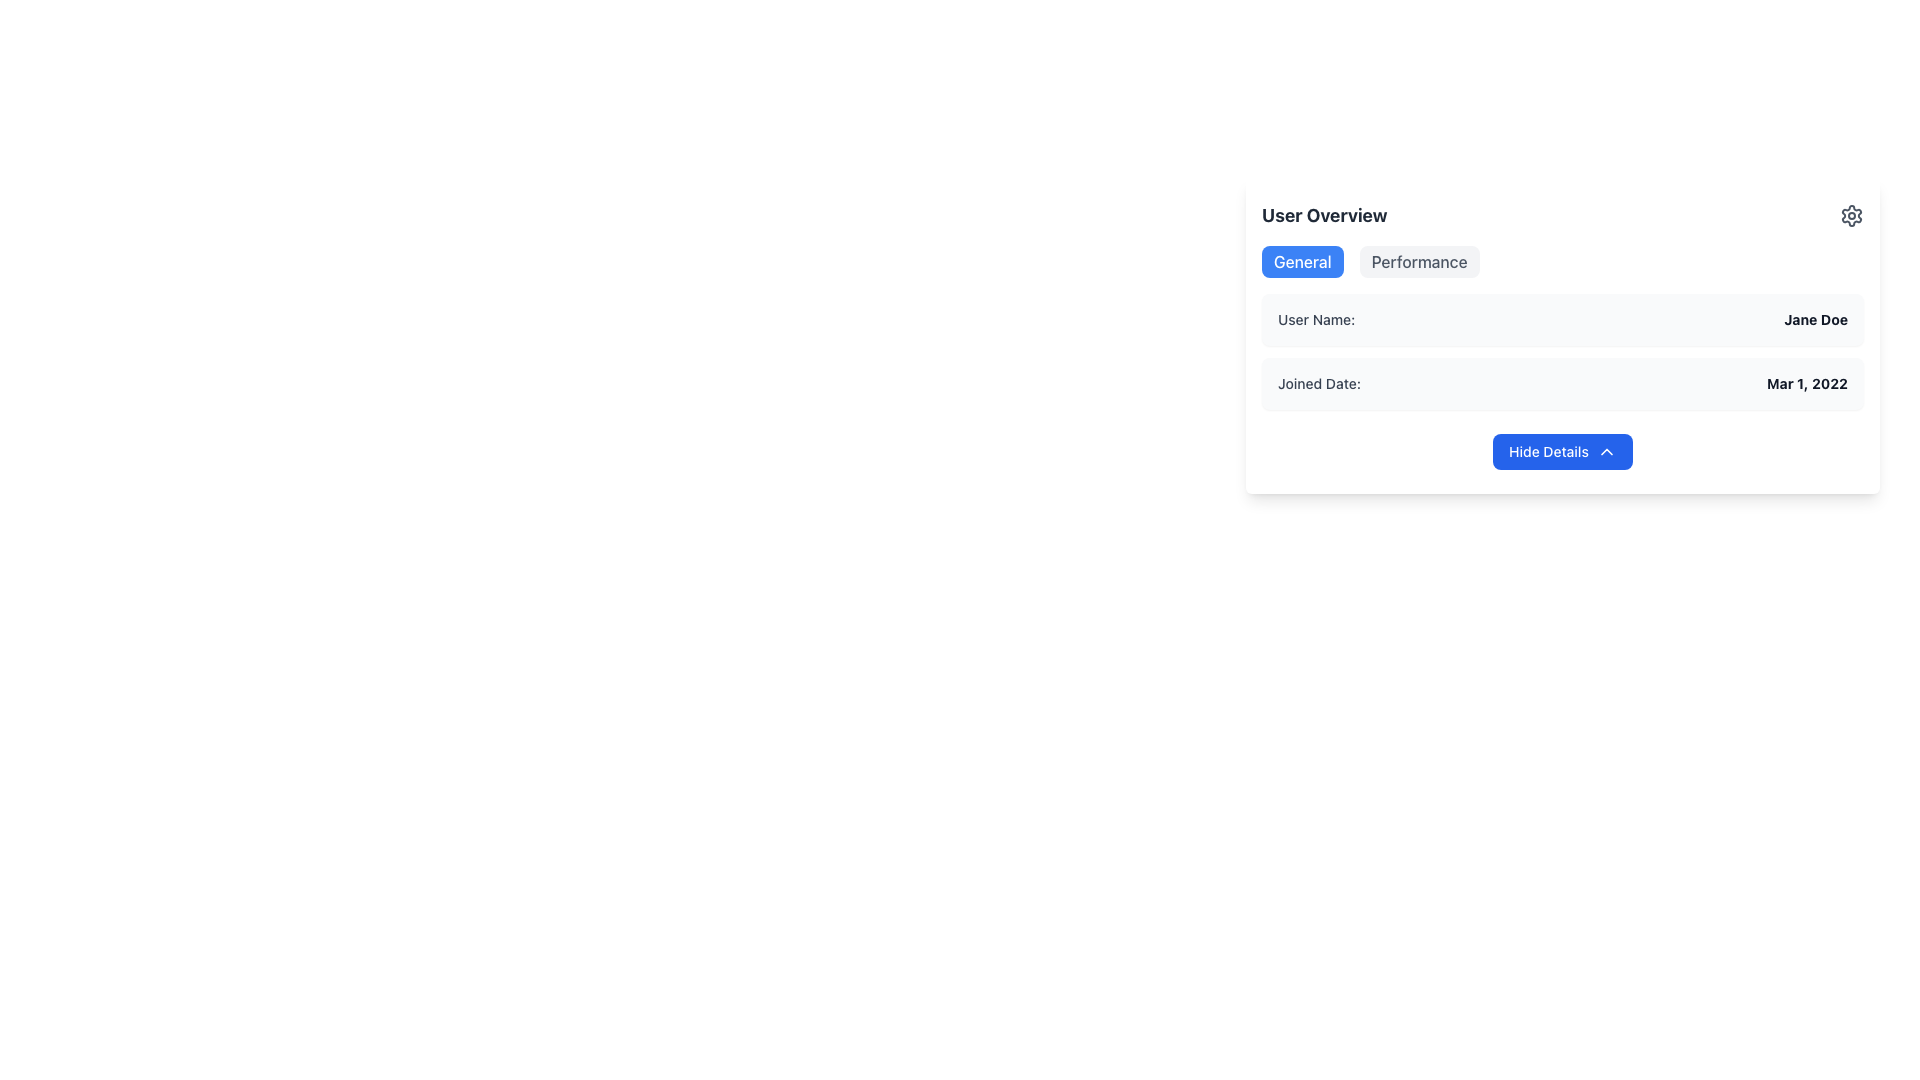 The width and height of the screenshot is (1920, 1080). Describe the element at coordinates (1324, 216) in the screenshot. I see `text from the 'User Overview' title text label, which is a bold and large font in dark gray color, located at the top left of the content box` at that location.